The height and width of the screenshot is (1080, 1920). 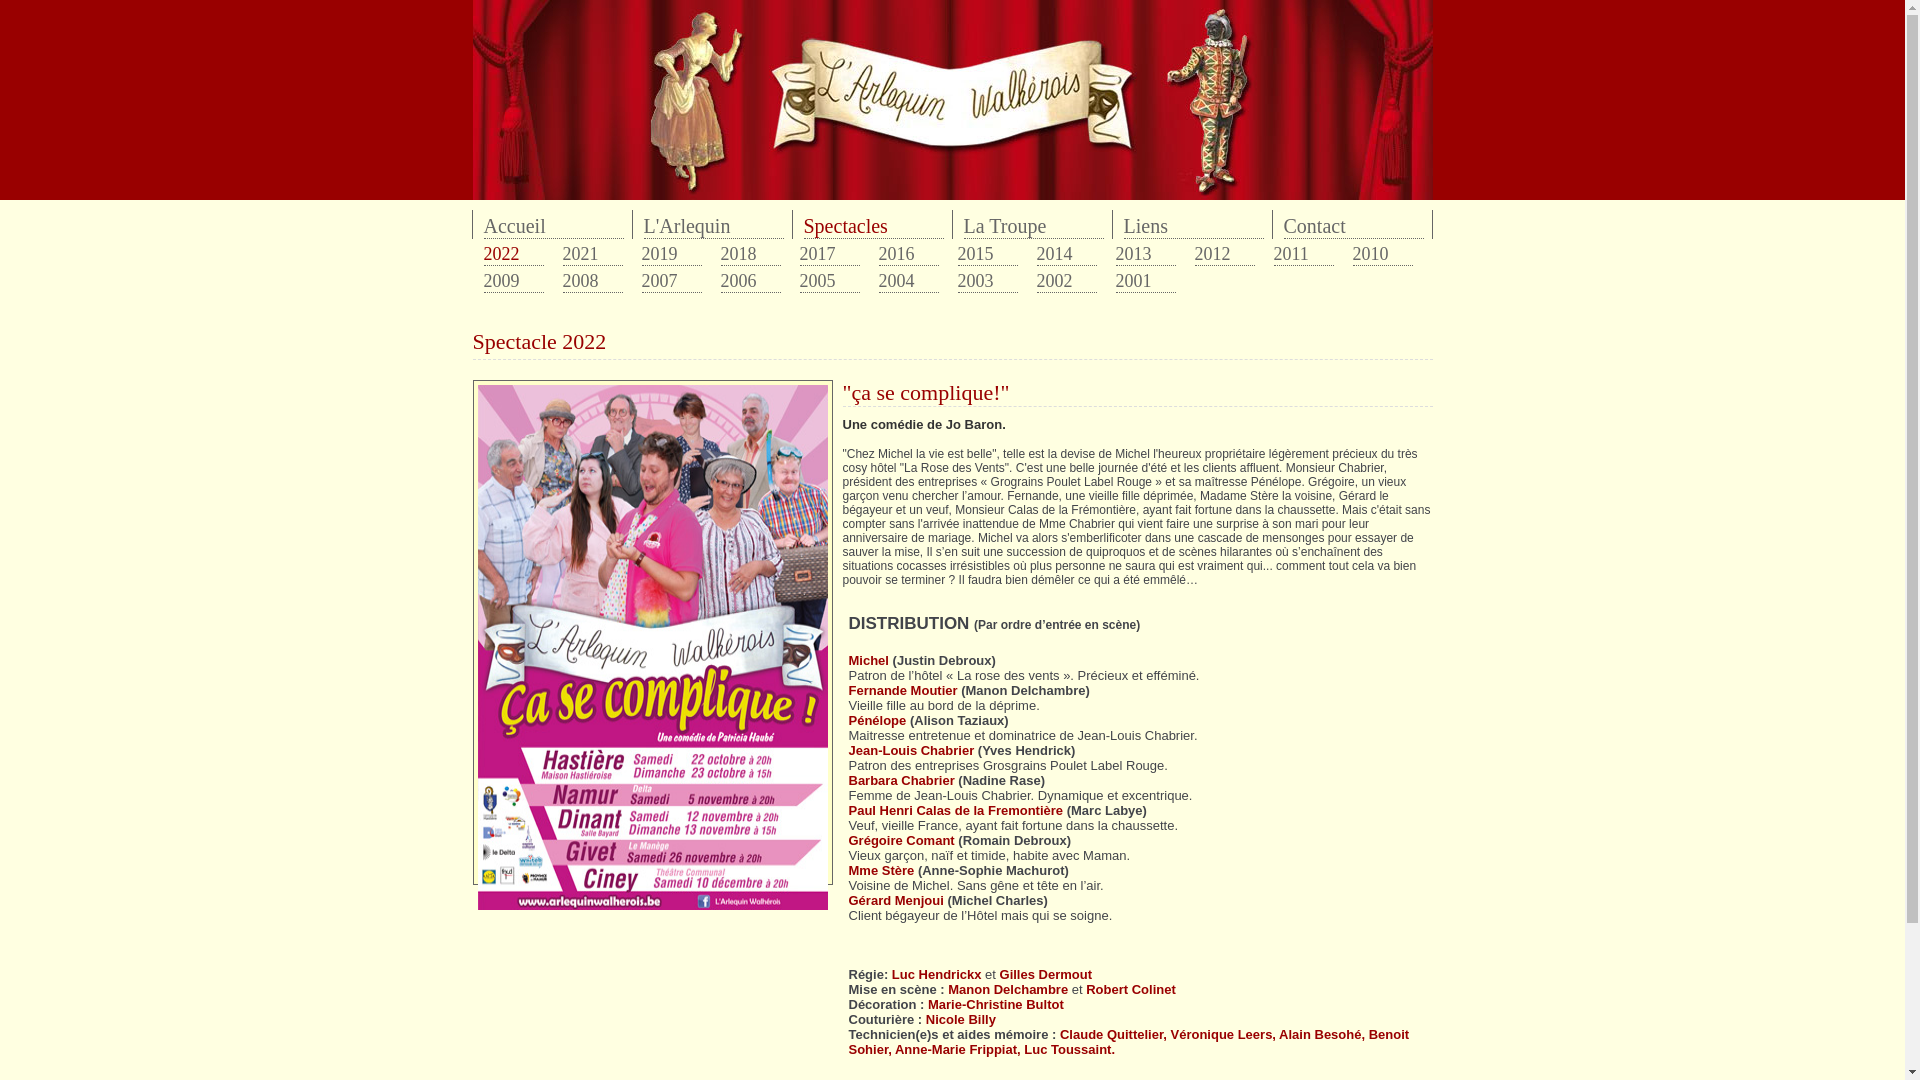 What do you see at coordinates (748, 281) in the screenshot?
I see `'2006'` at bounding box center [748, 281].